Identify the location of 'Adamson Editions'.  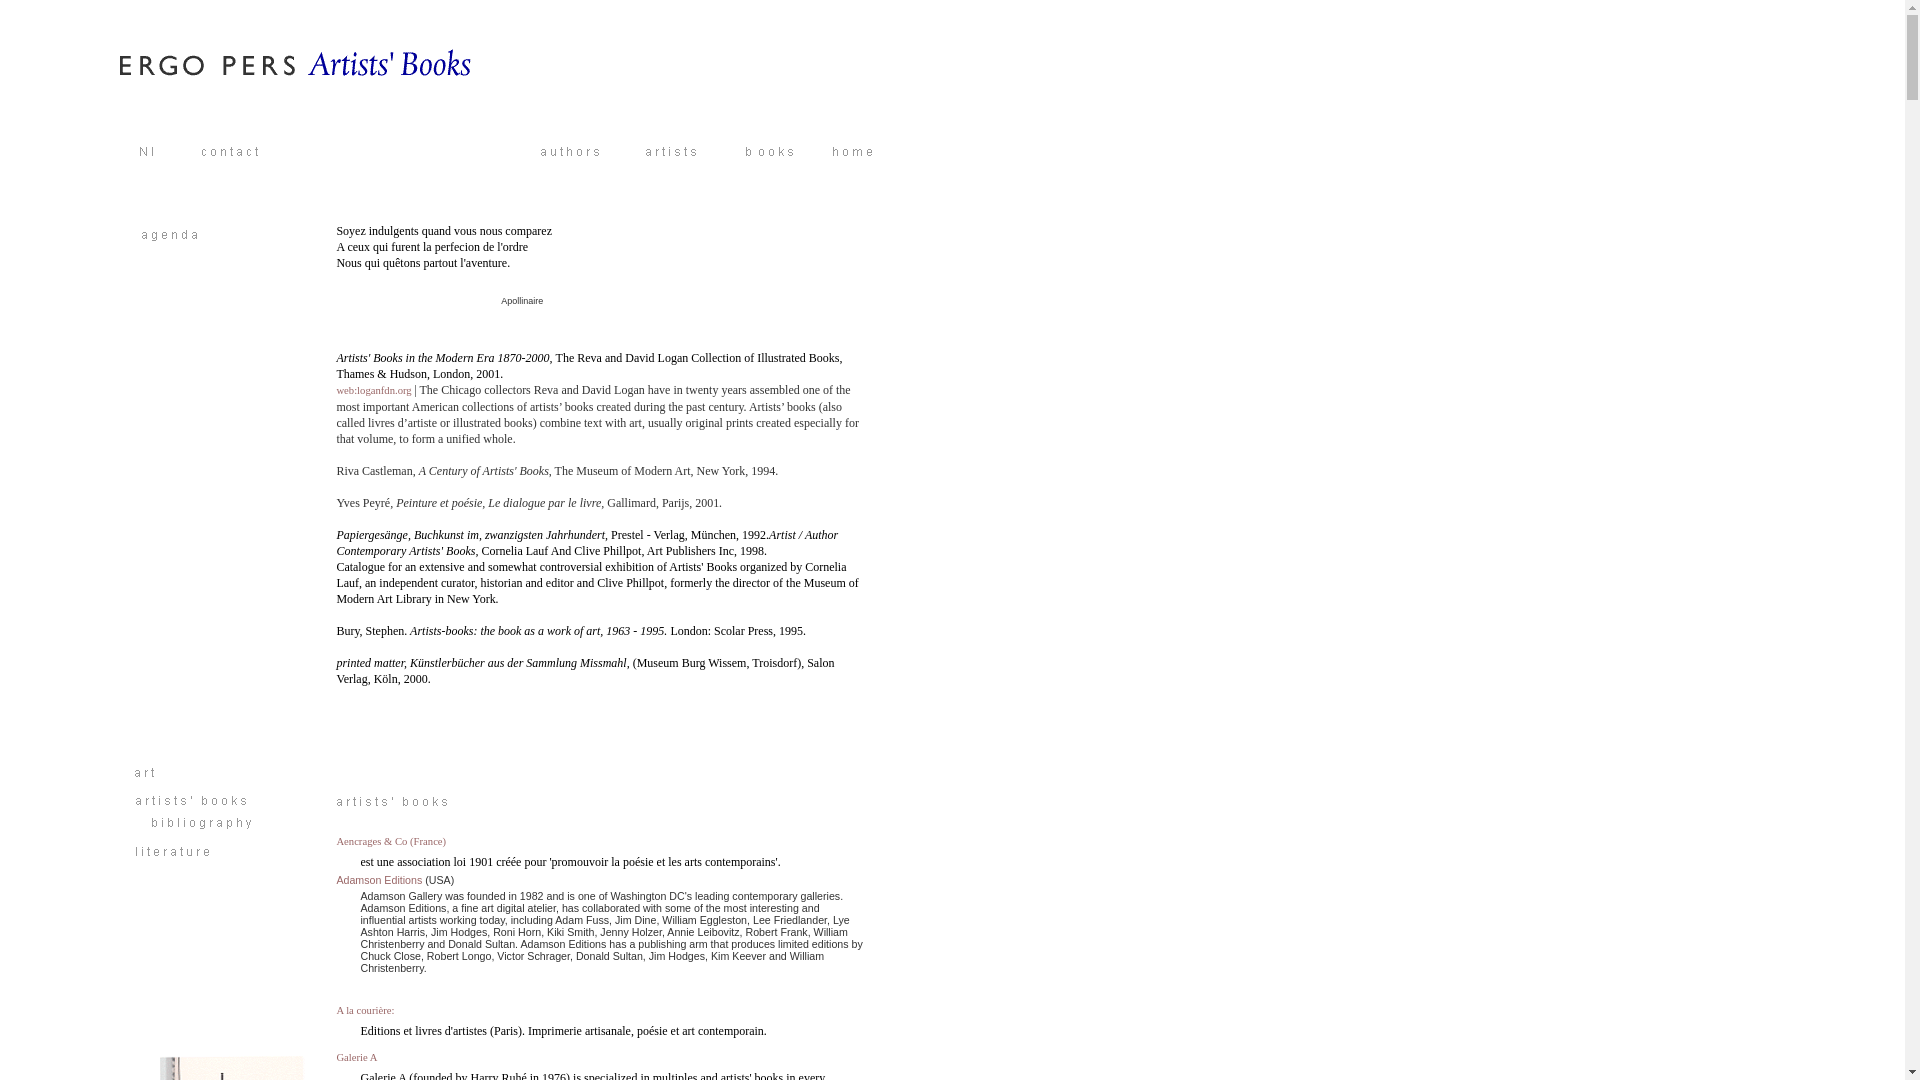
(379, 878).